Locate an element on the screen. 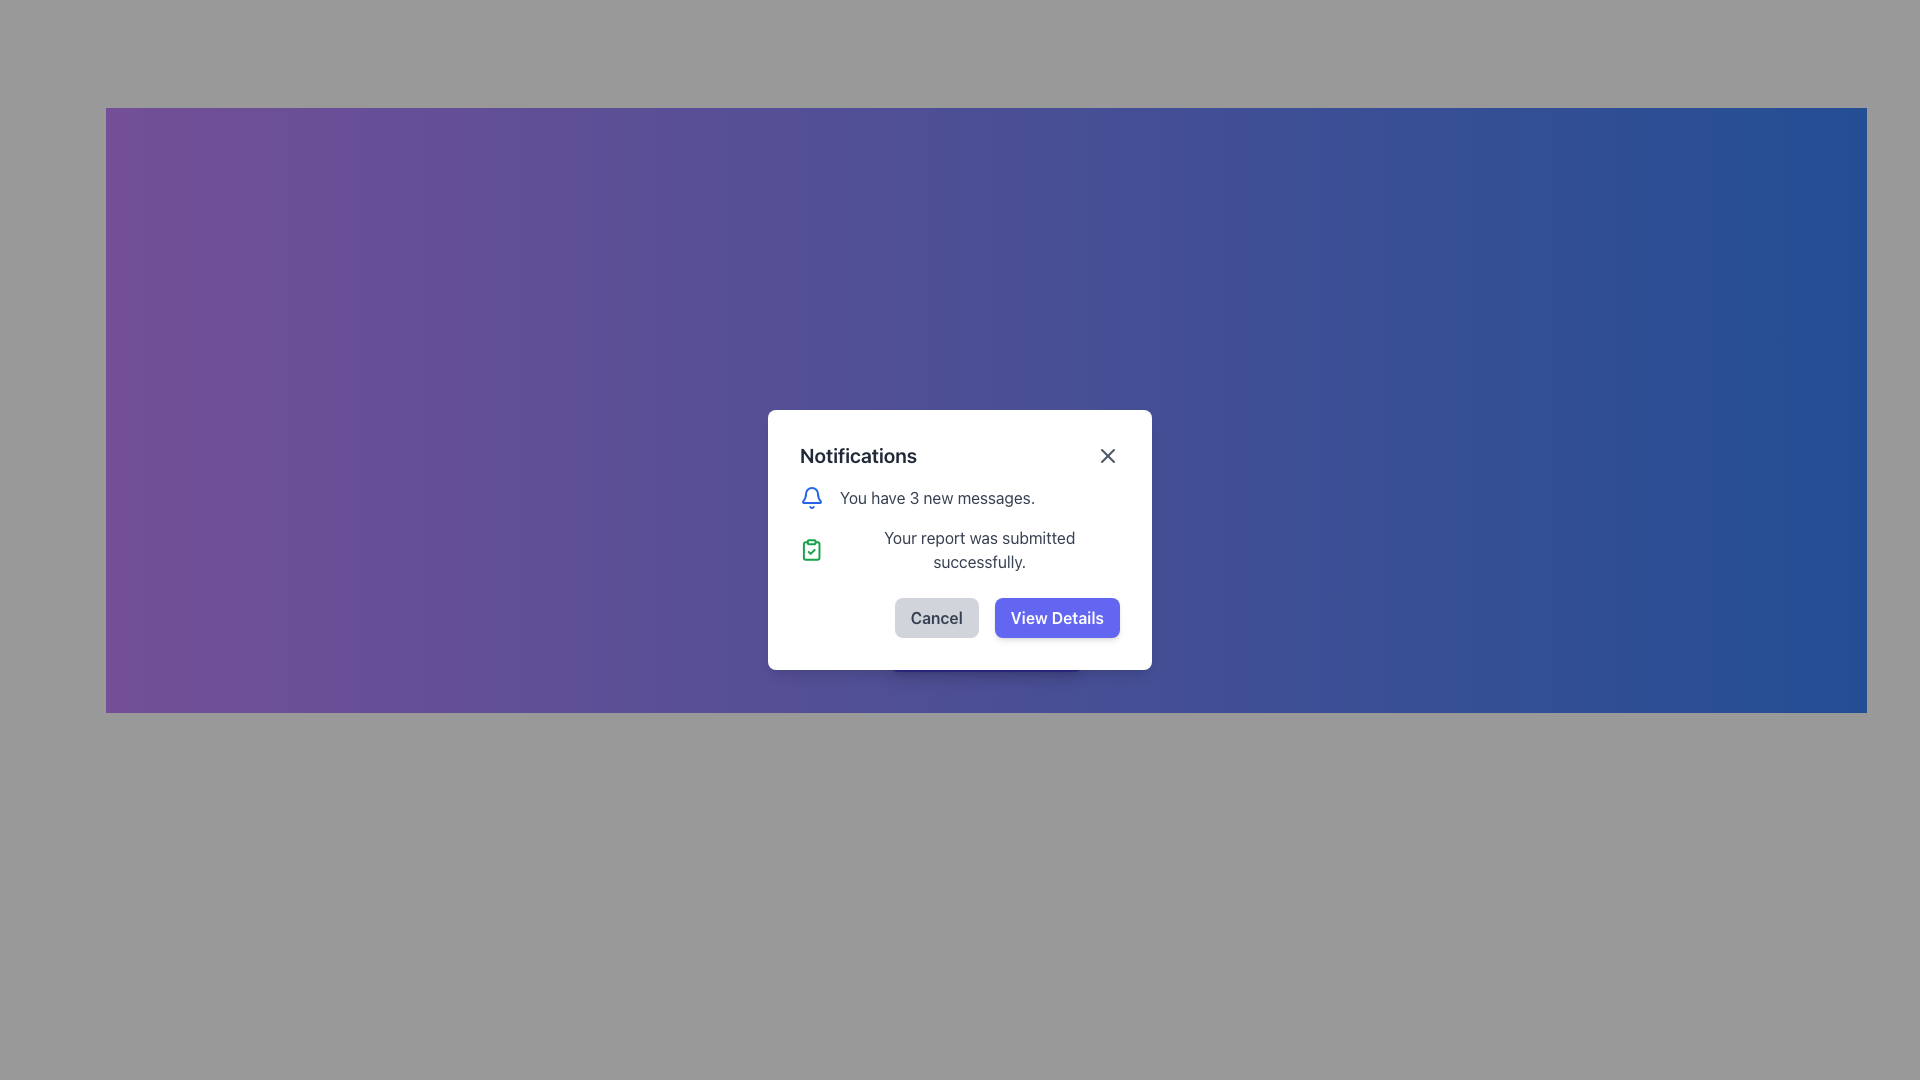 This screenshot has width=1920, height=1080. the button located in the central lower section of the notification panel is located at coordinates (986, 648).